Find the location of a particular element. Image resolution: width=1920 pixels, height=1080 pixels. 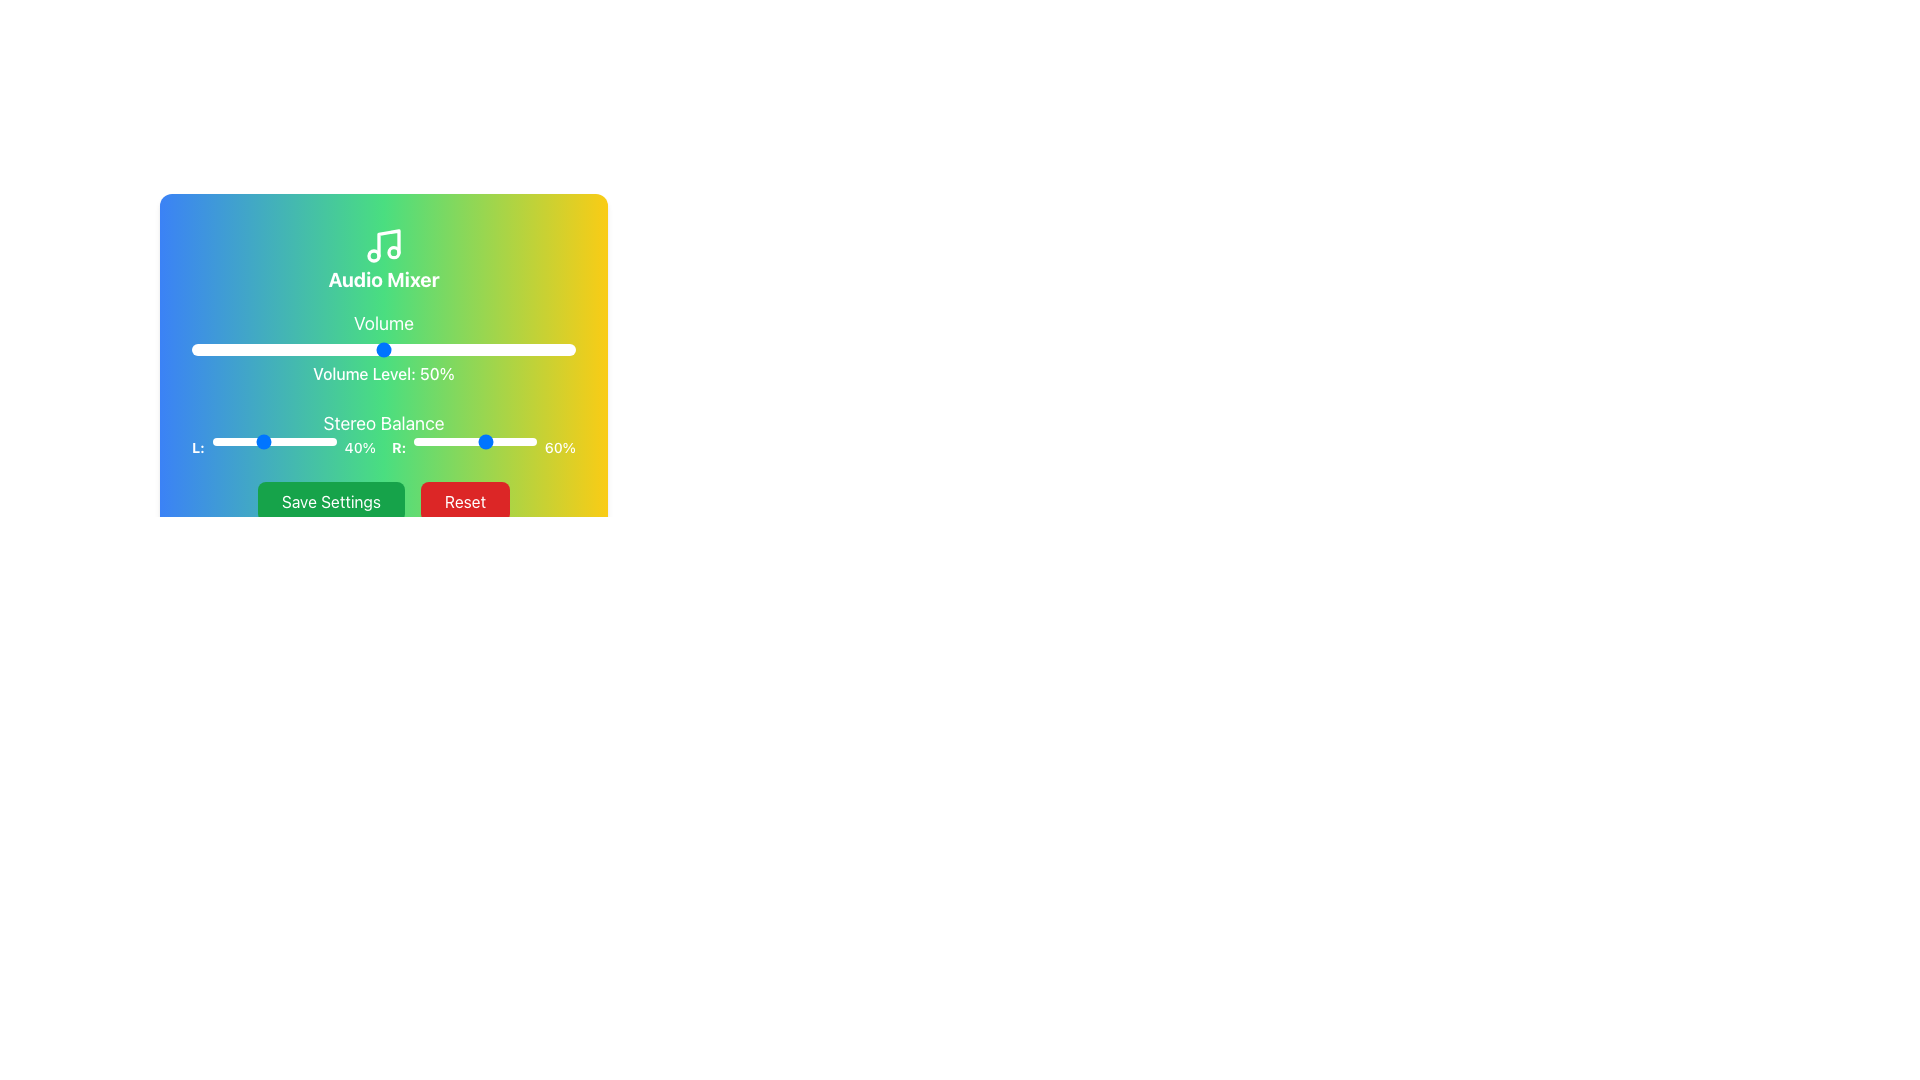

the reset settings button located at the bottom-right corner of the main interface is located at coordinates (464, 500).